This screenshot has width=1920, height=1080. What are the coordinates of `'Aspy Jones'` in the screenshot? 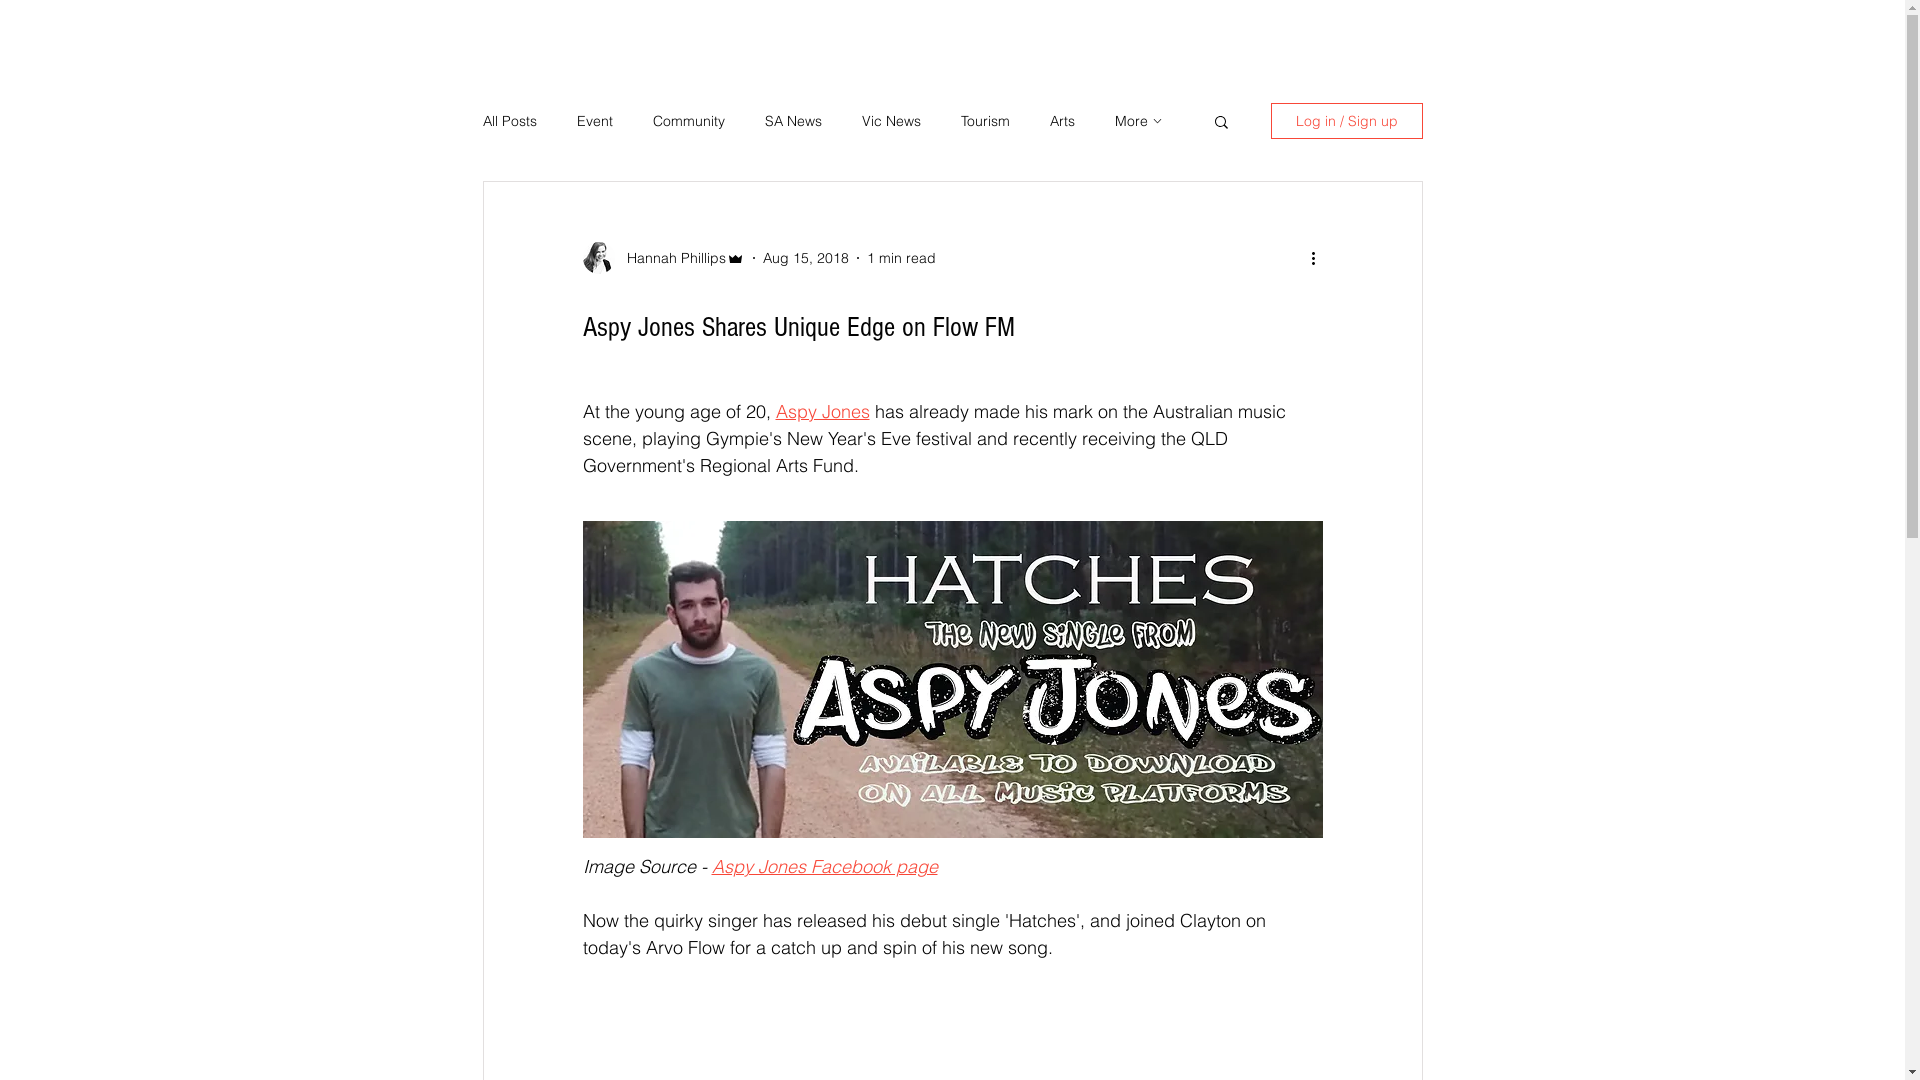 It's located at (822, 410).